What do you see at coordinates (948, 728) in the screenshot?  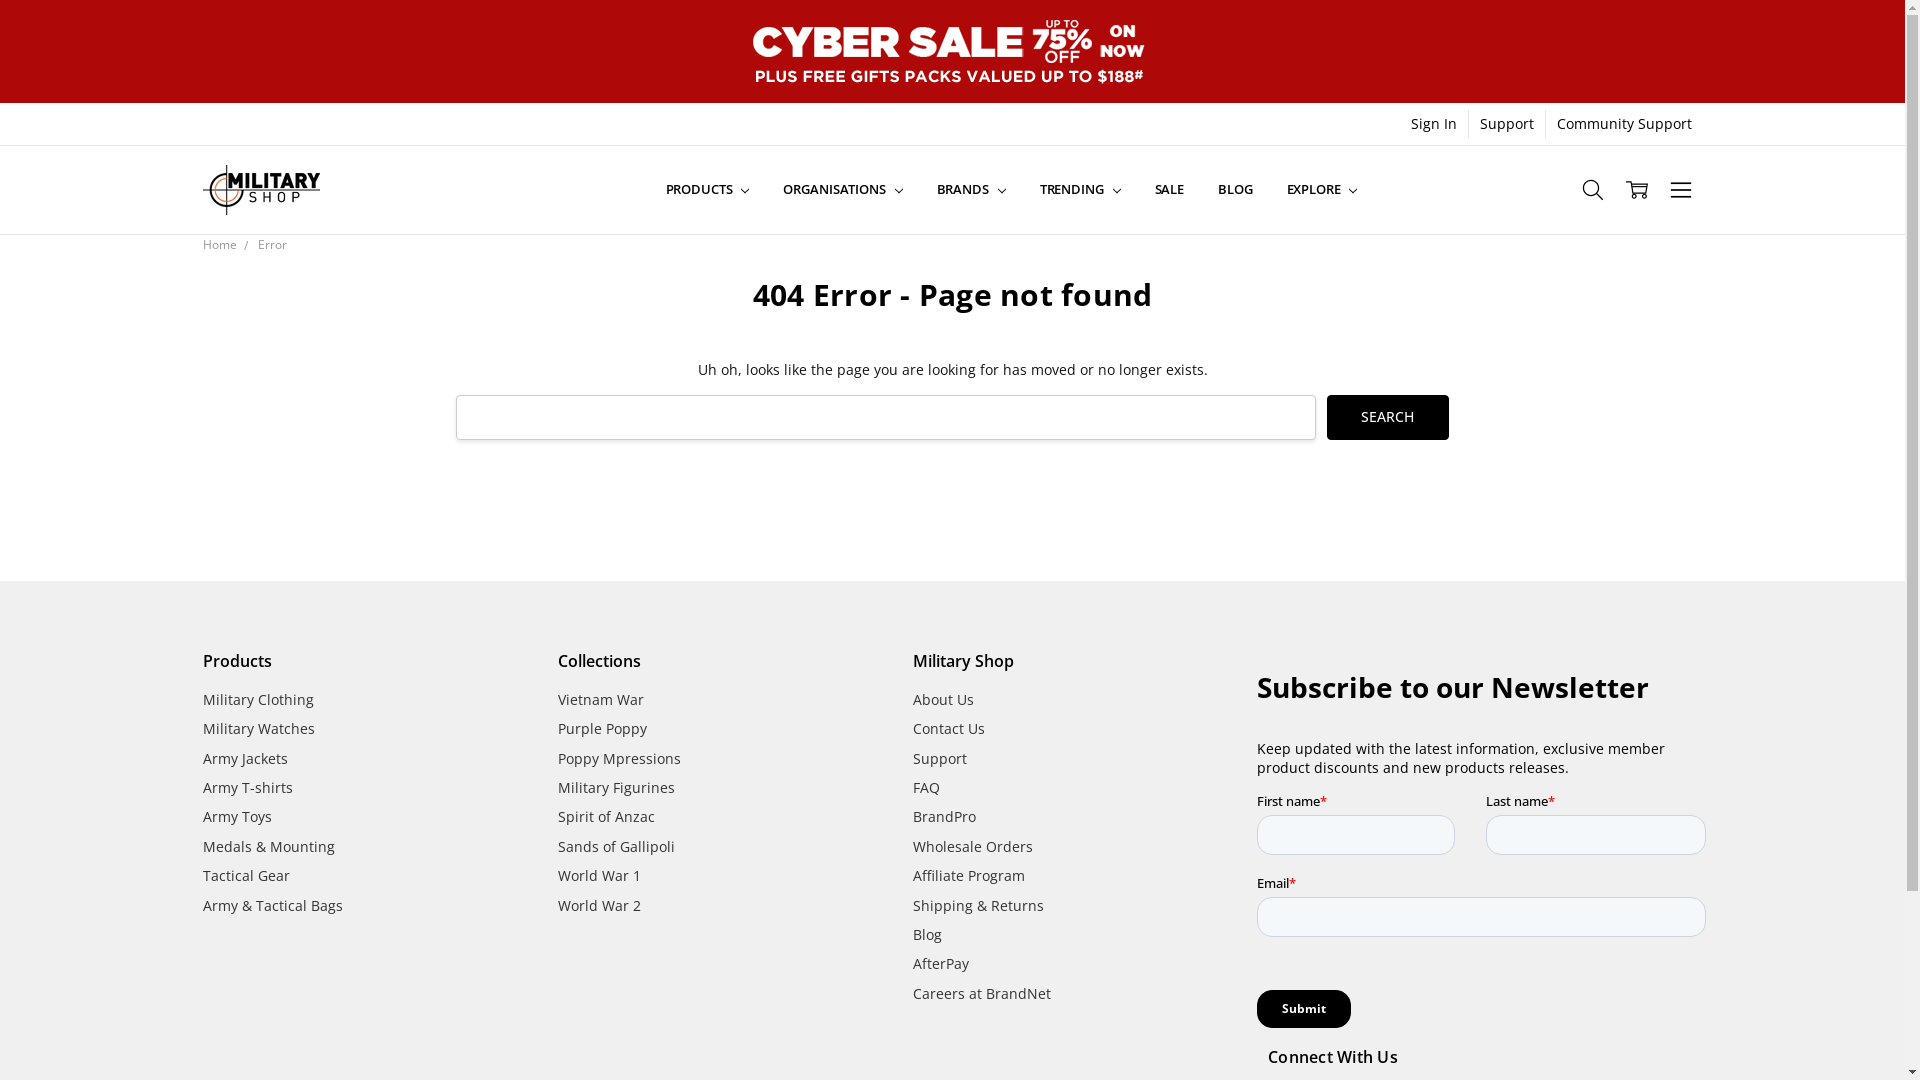 I see `'Contact Us'` at bounding box center [948, 728].